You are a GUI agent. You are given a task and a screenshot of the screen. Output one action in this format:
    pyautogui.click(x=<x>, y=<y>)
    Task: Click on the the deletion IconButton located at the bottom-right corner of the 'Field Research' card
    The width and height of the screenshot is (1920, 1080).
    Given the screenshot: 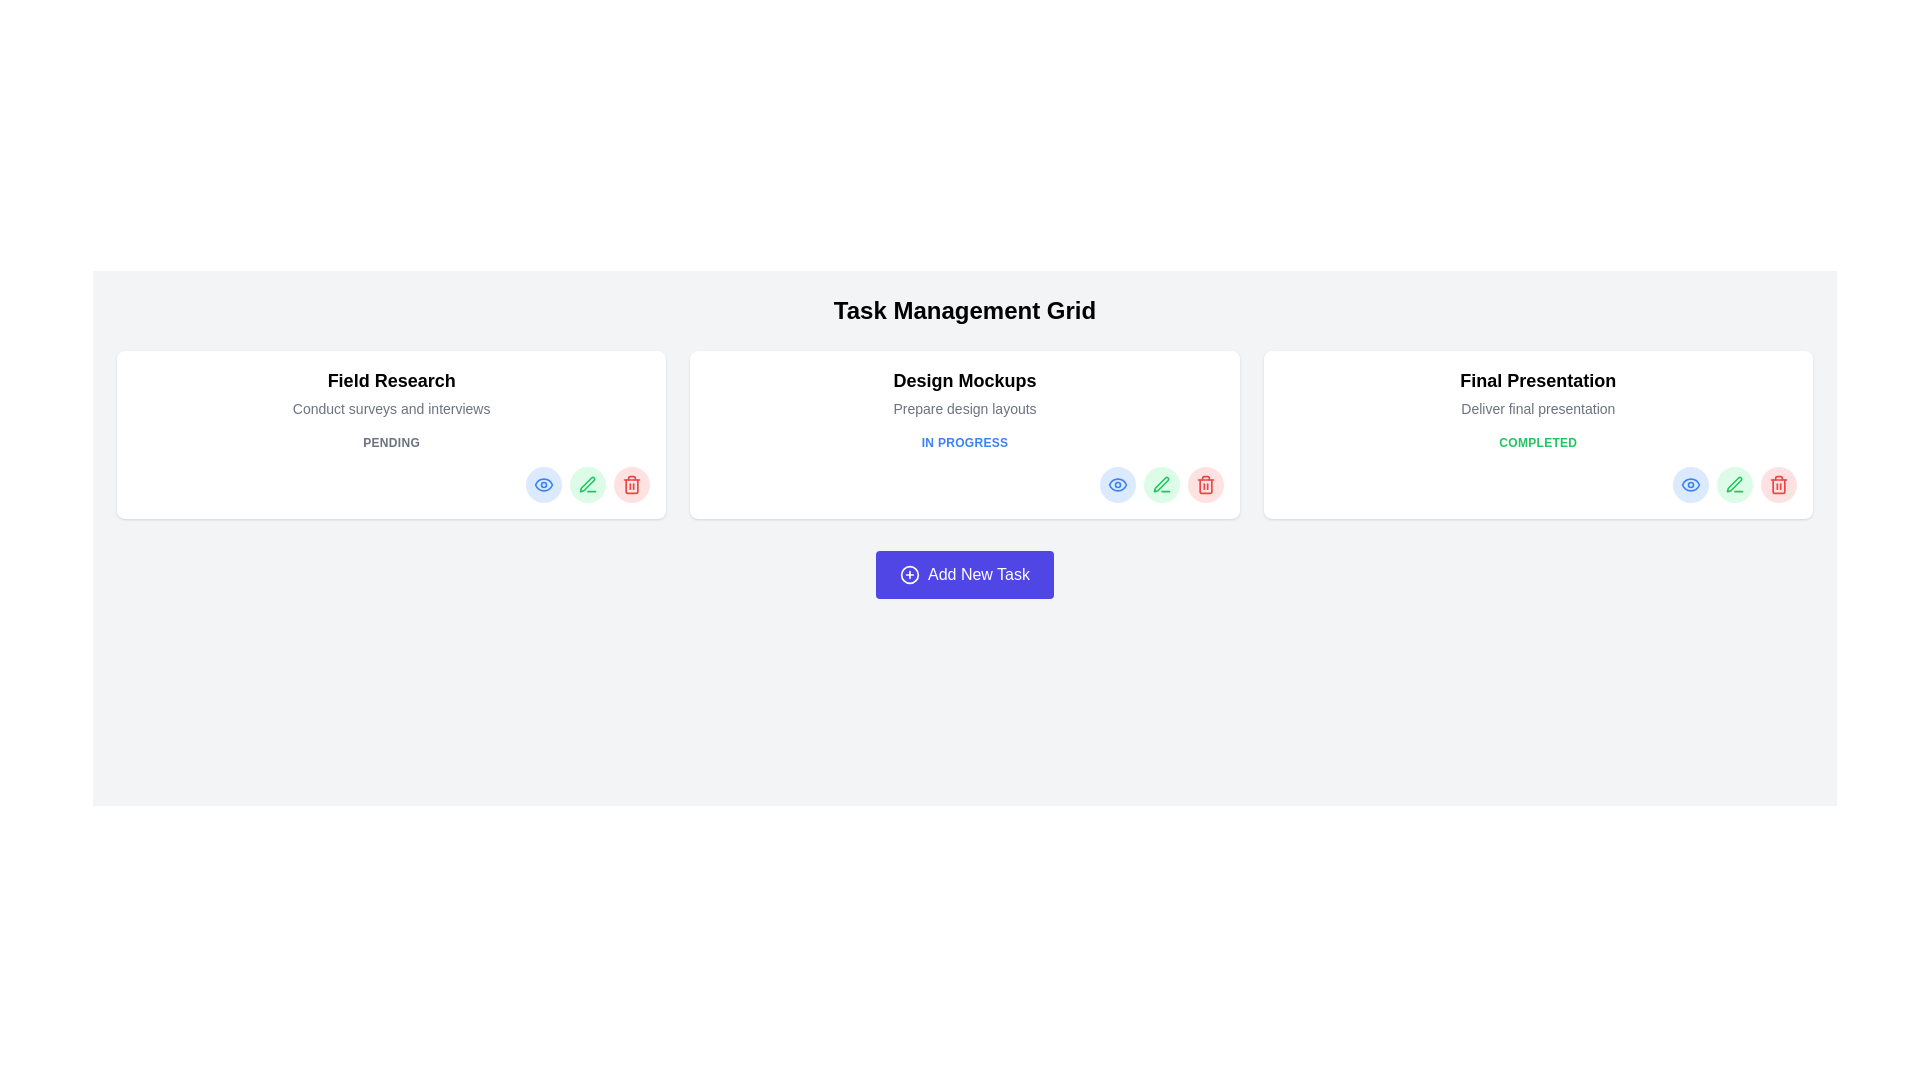 What is the action you would take?
    pyautogui.click(x=631, y=485)
    